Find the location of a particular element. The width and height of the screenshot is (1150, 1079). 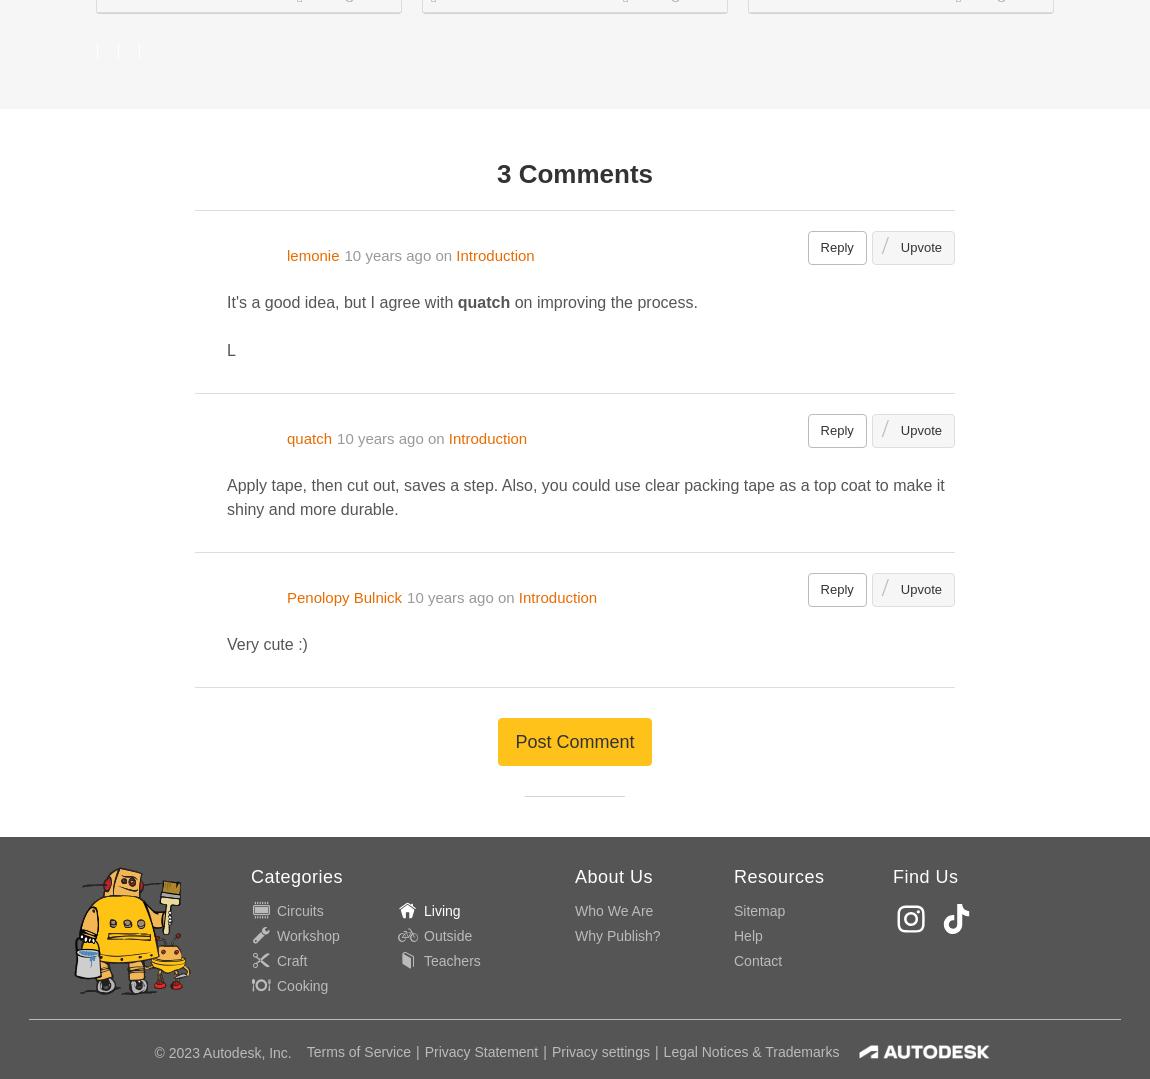

'L' is located at coordinates (230, 350).